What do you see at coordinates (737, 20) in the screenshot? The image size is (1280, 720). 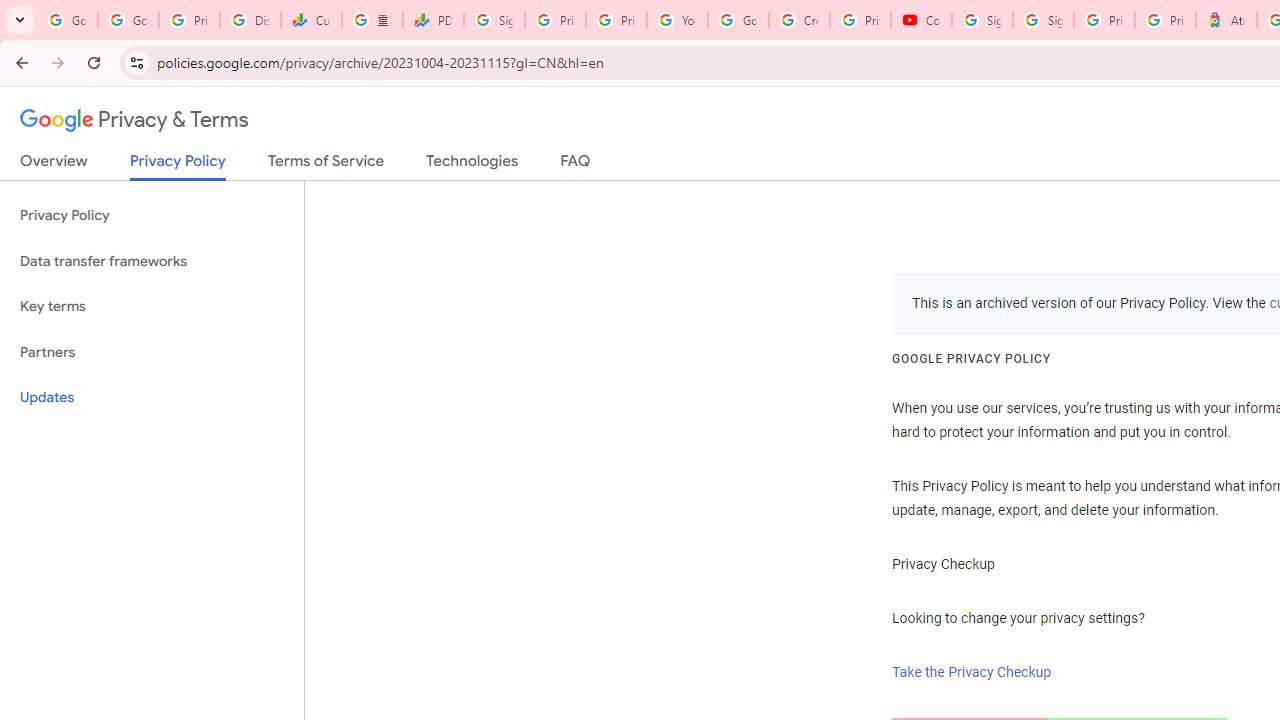 I see `'Google Account Help'` at bounding box center [737, 20].